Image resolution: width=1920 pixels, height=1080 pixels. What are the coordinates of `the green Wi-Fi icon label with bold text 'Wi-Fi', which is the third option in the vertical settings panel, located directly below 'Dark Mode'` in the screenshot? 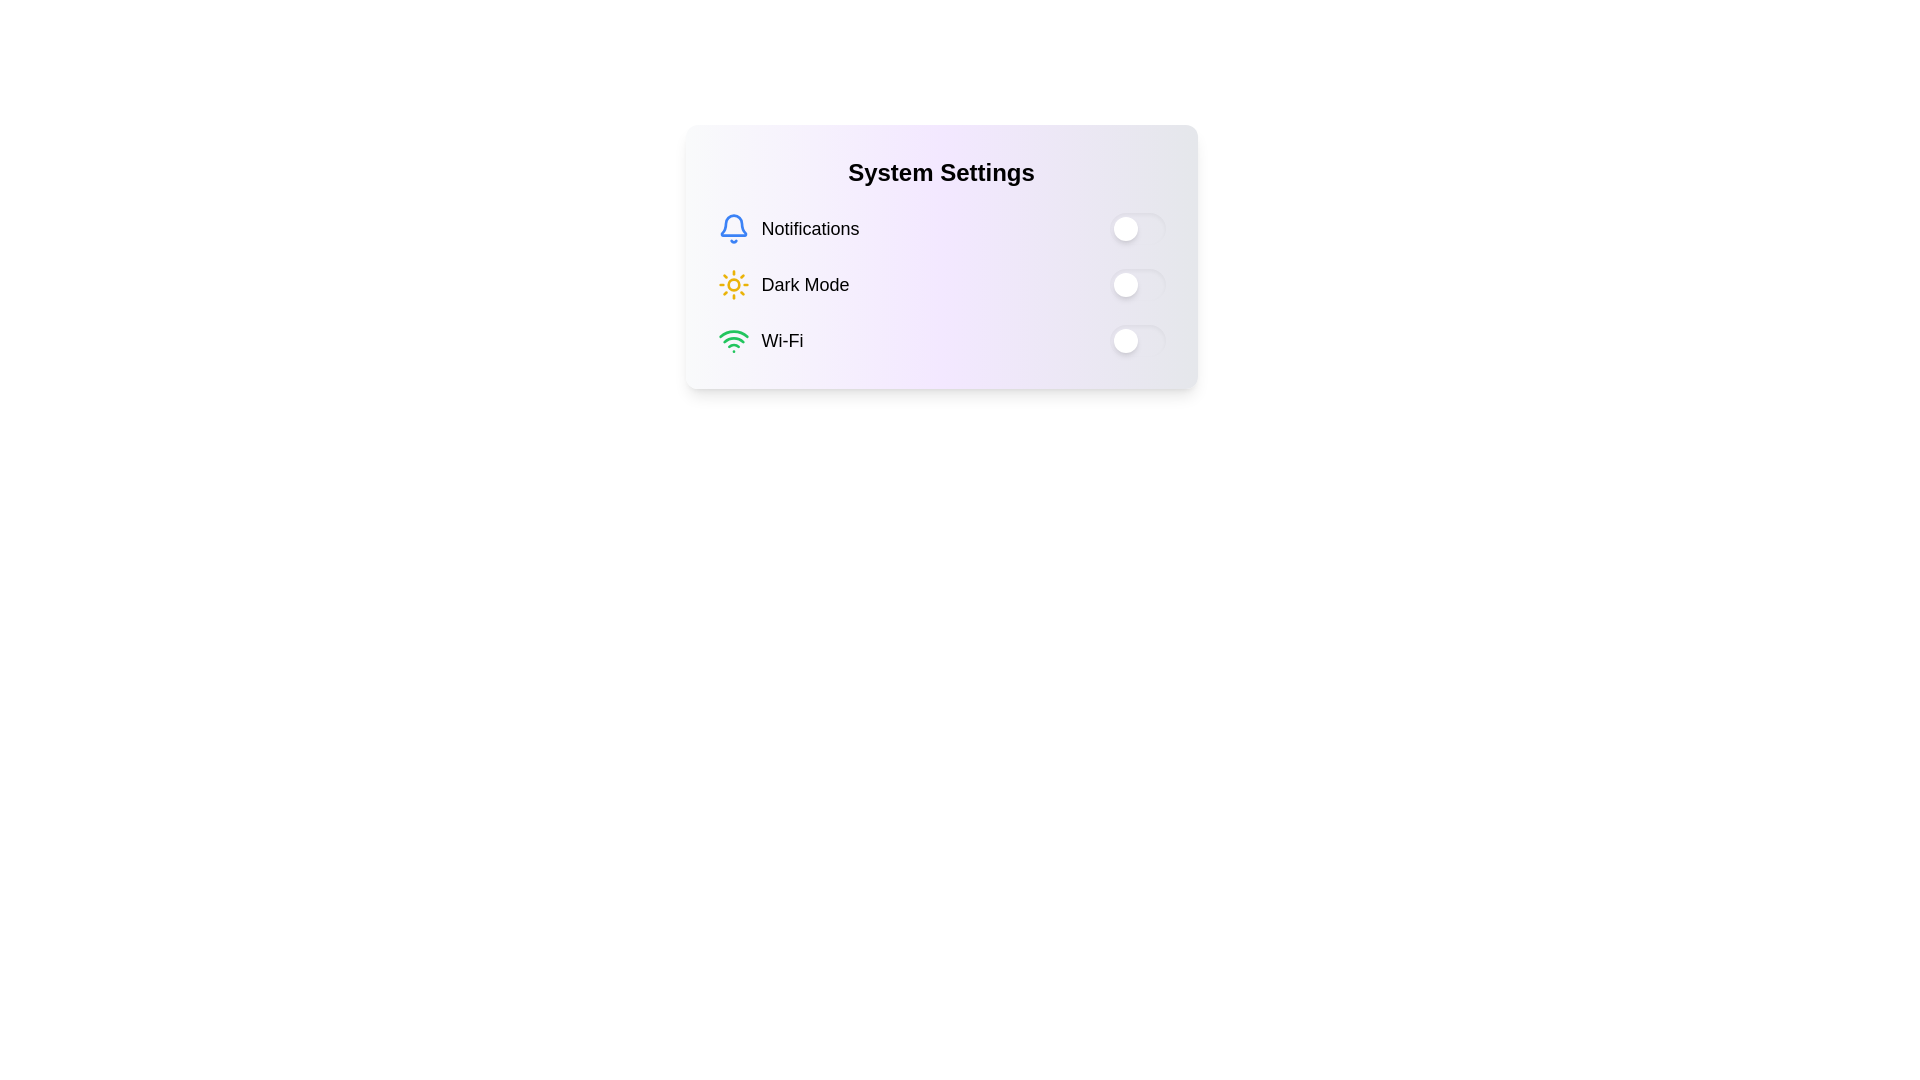 It's located at (759, 339).